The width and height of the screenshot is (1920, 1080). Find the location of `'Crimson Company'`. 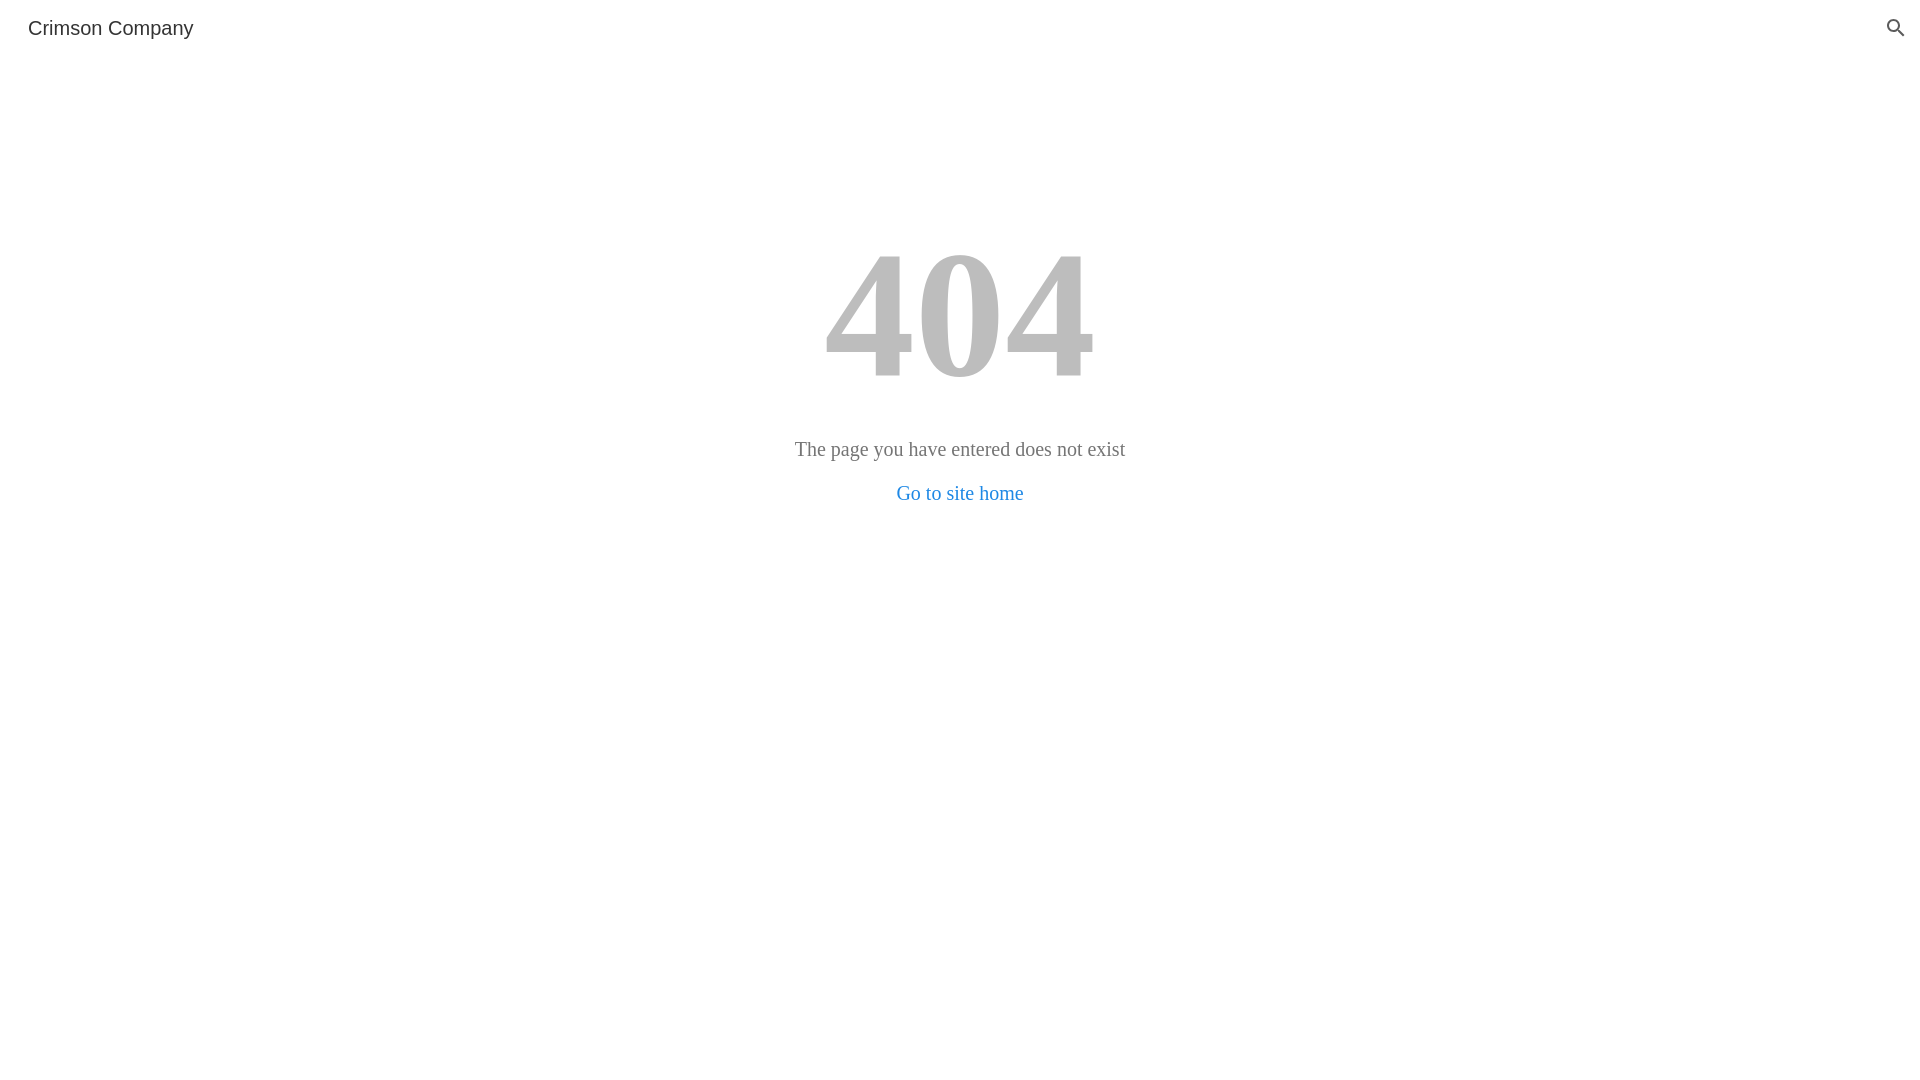

'Crimson Company' is located at coordinates (109, 26).